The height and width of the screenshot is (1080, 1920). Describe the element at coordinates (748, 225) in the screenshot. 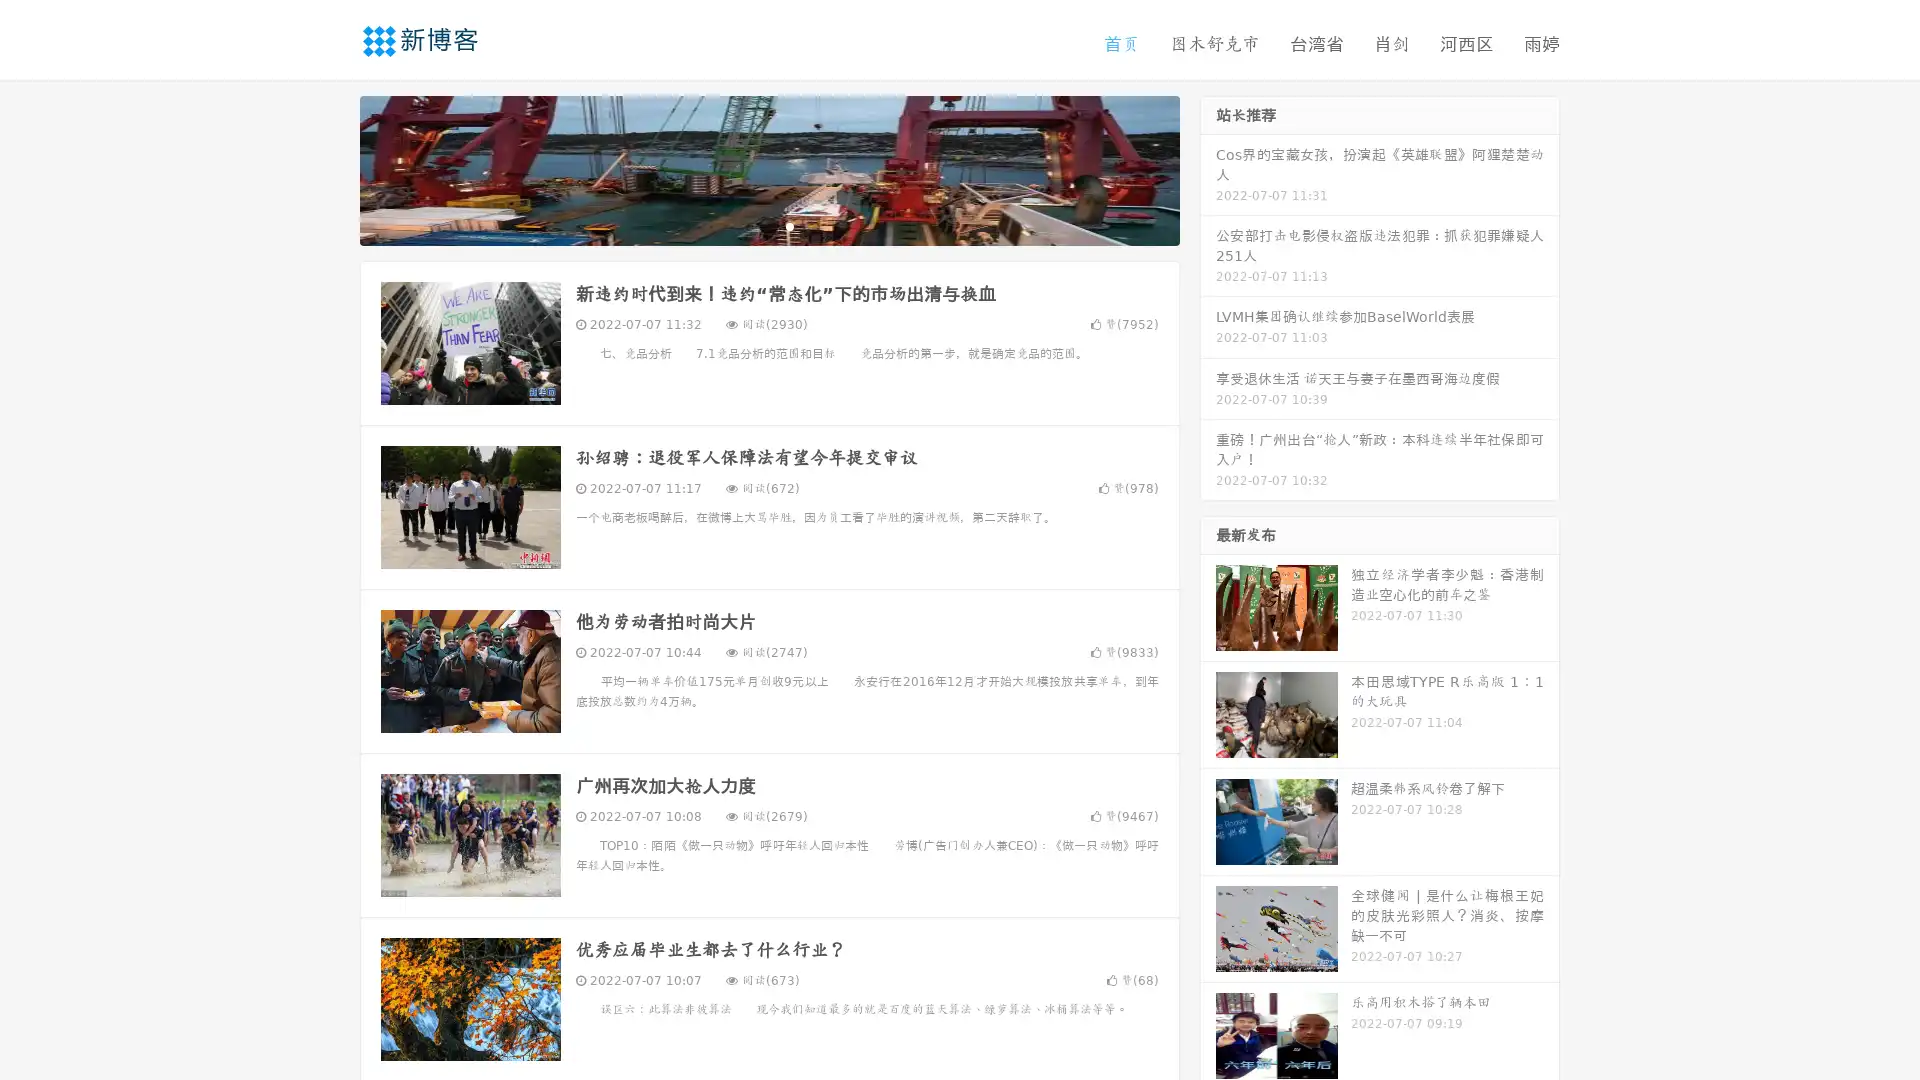

I see `Go to slide 1` at that location.